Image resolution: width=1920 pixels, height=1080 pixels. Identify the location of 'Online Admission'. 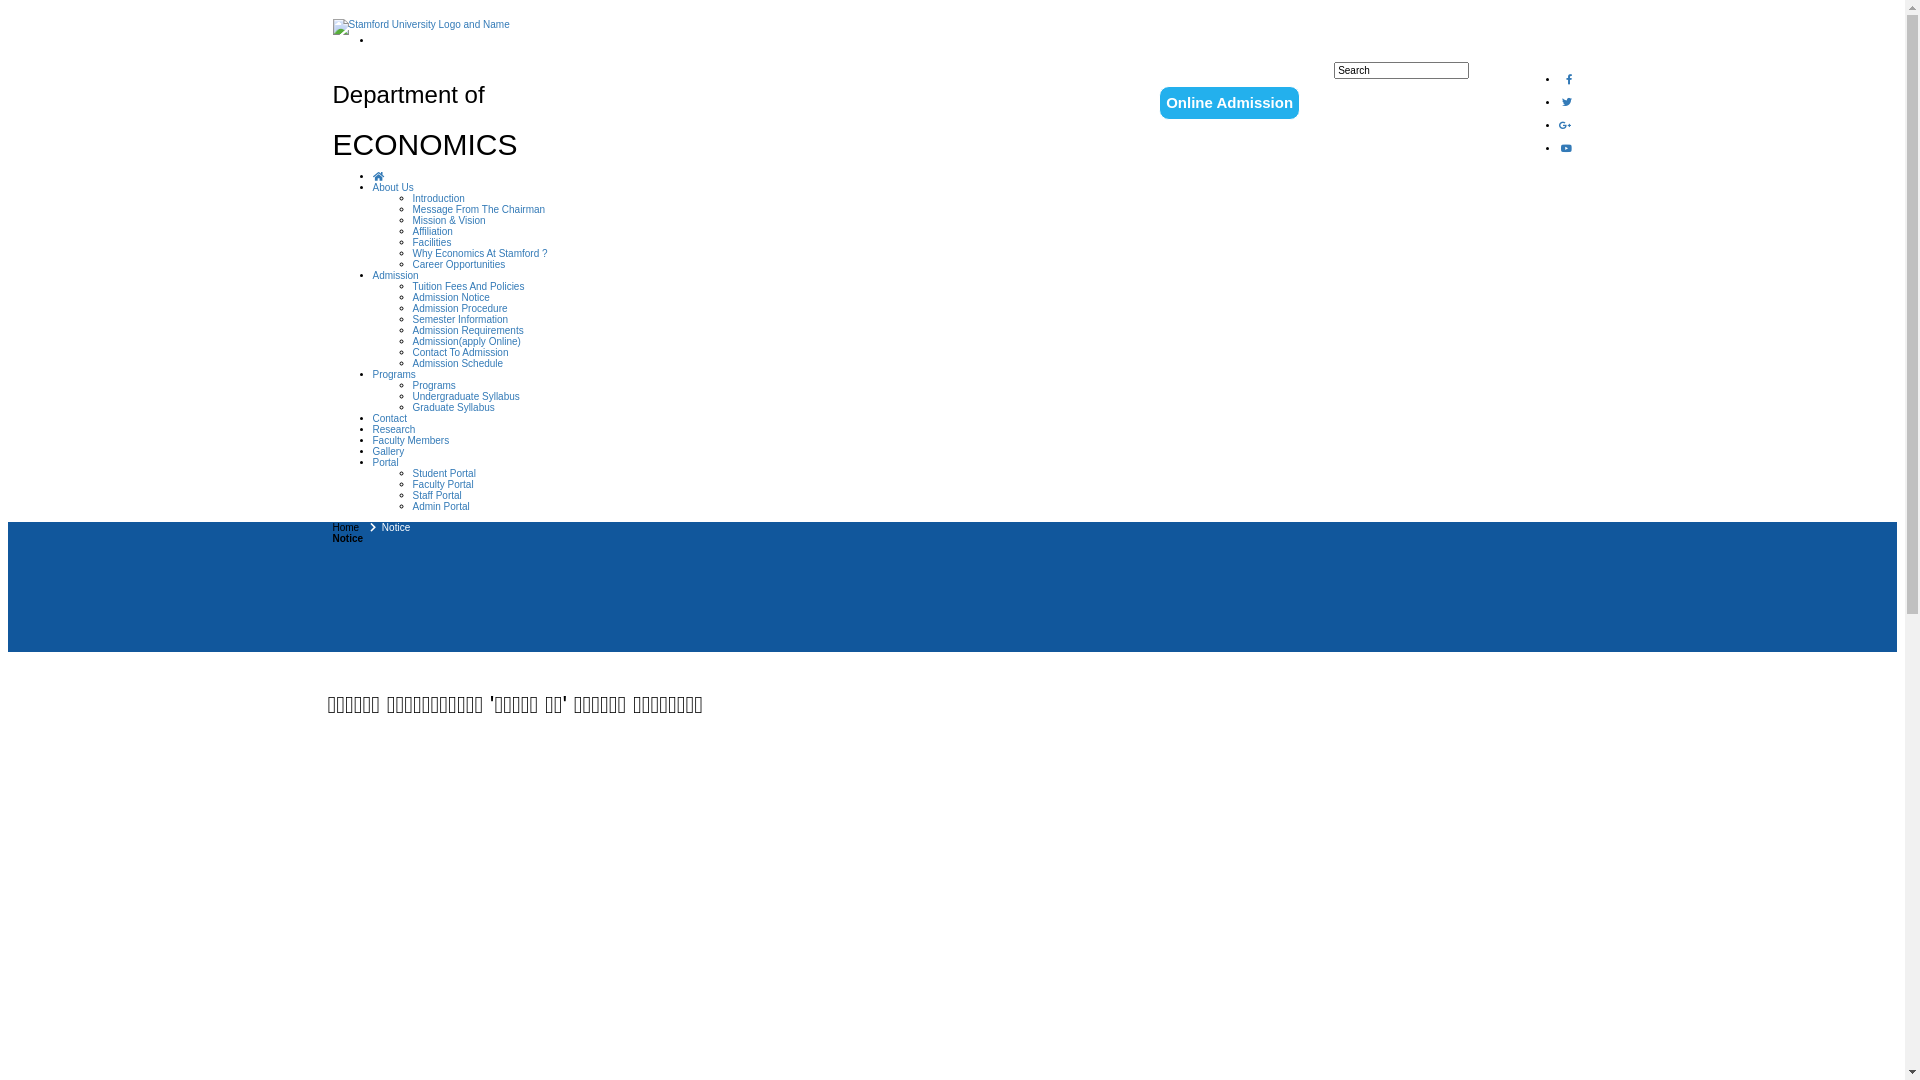
(1228, 103).